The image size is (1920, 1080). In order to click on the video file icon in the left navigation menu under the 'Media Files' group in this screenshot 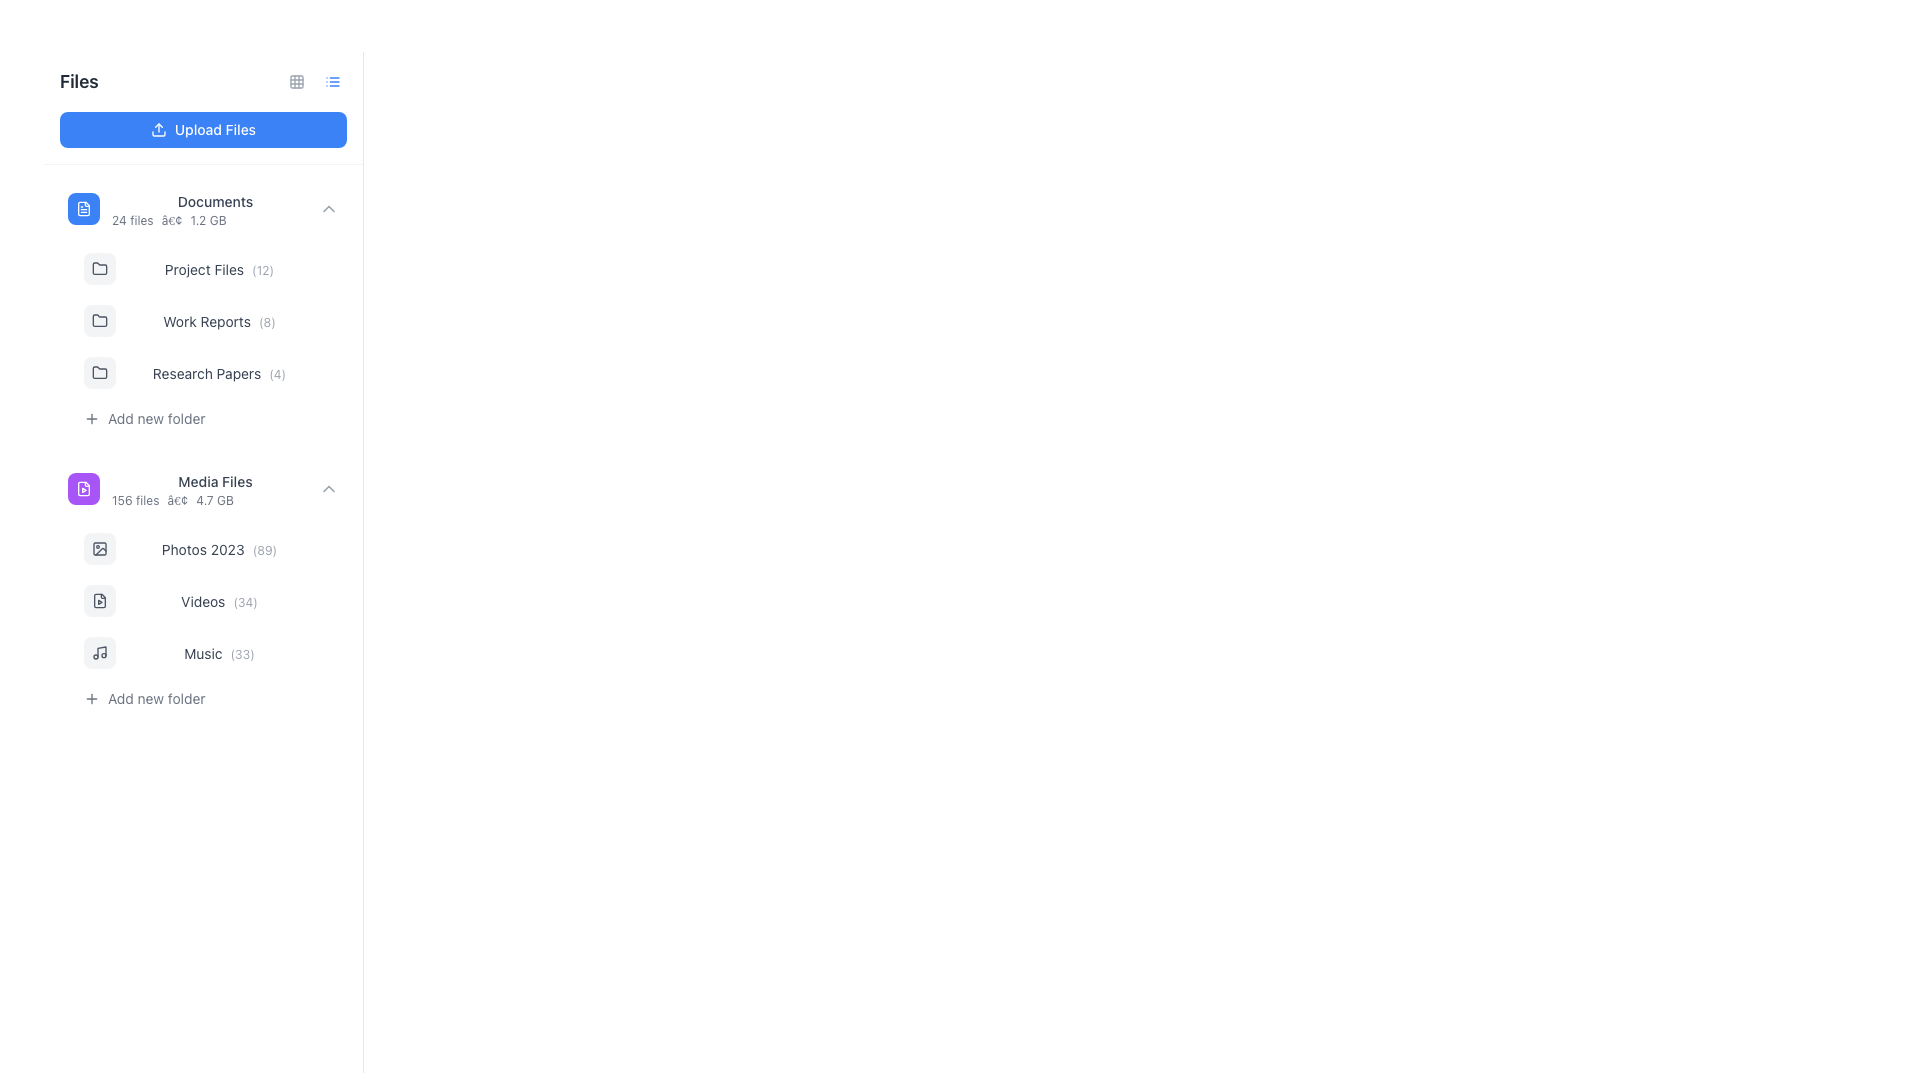, I will do `click(99, 600)`.